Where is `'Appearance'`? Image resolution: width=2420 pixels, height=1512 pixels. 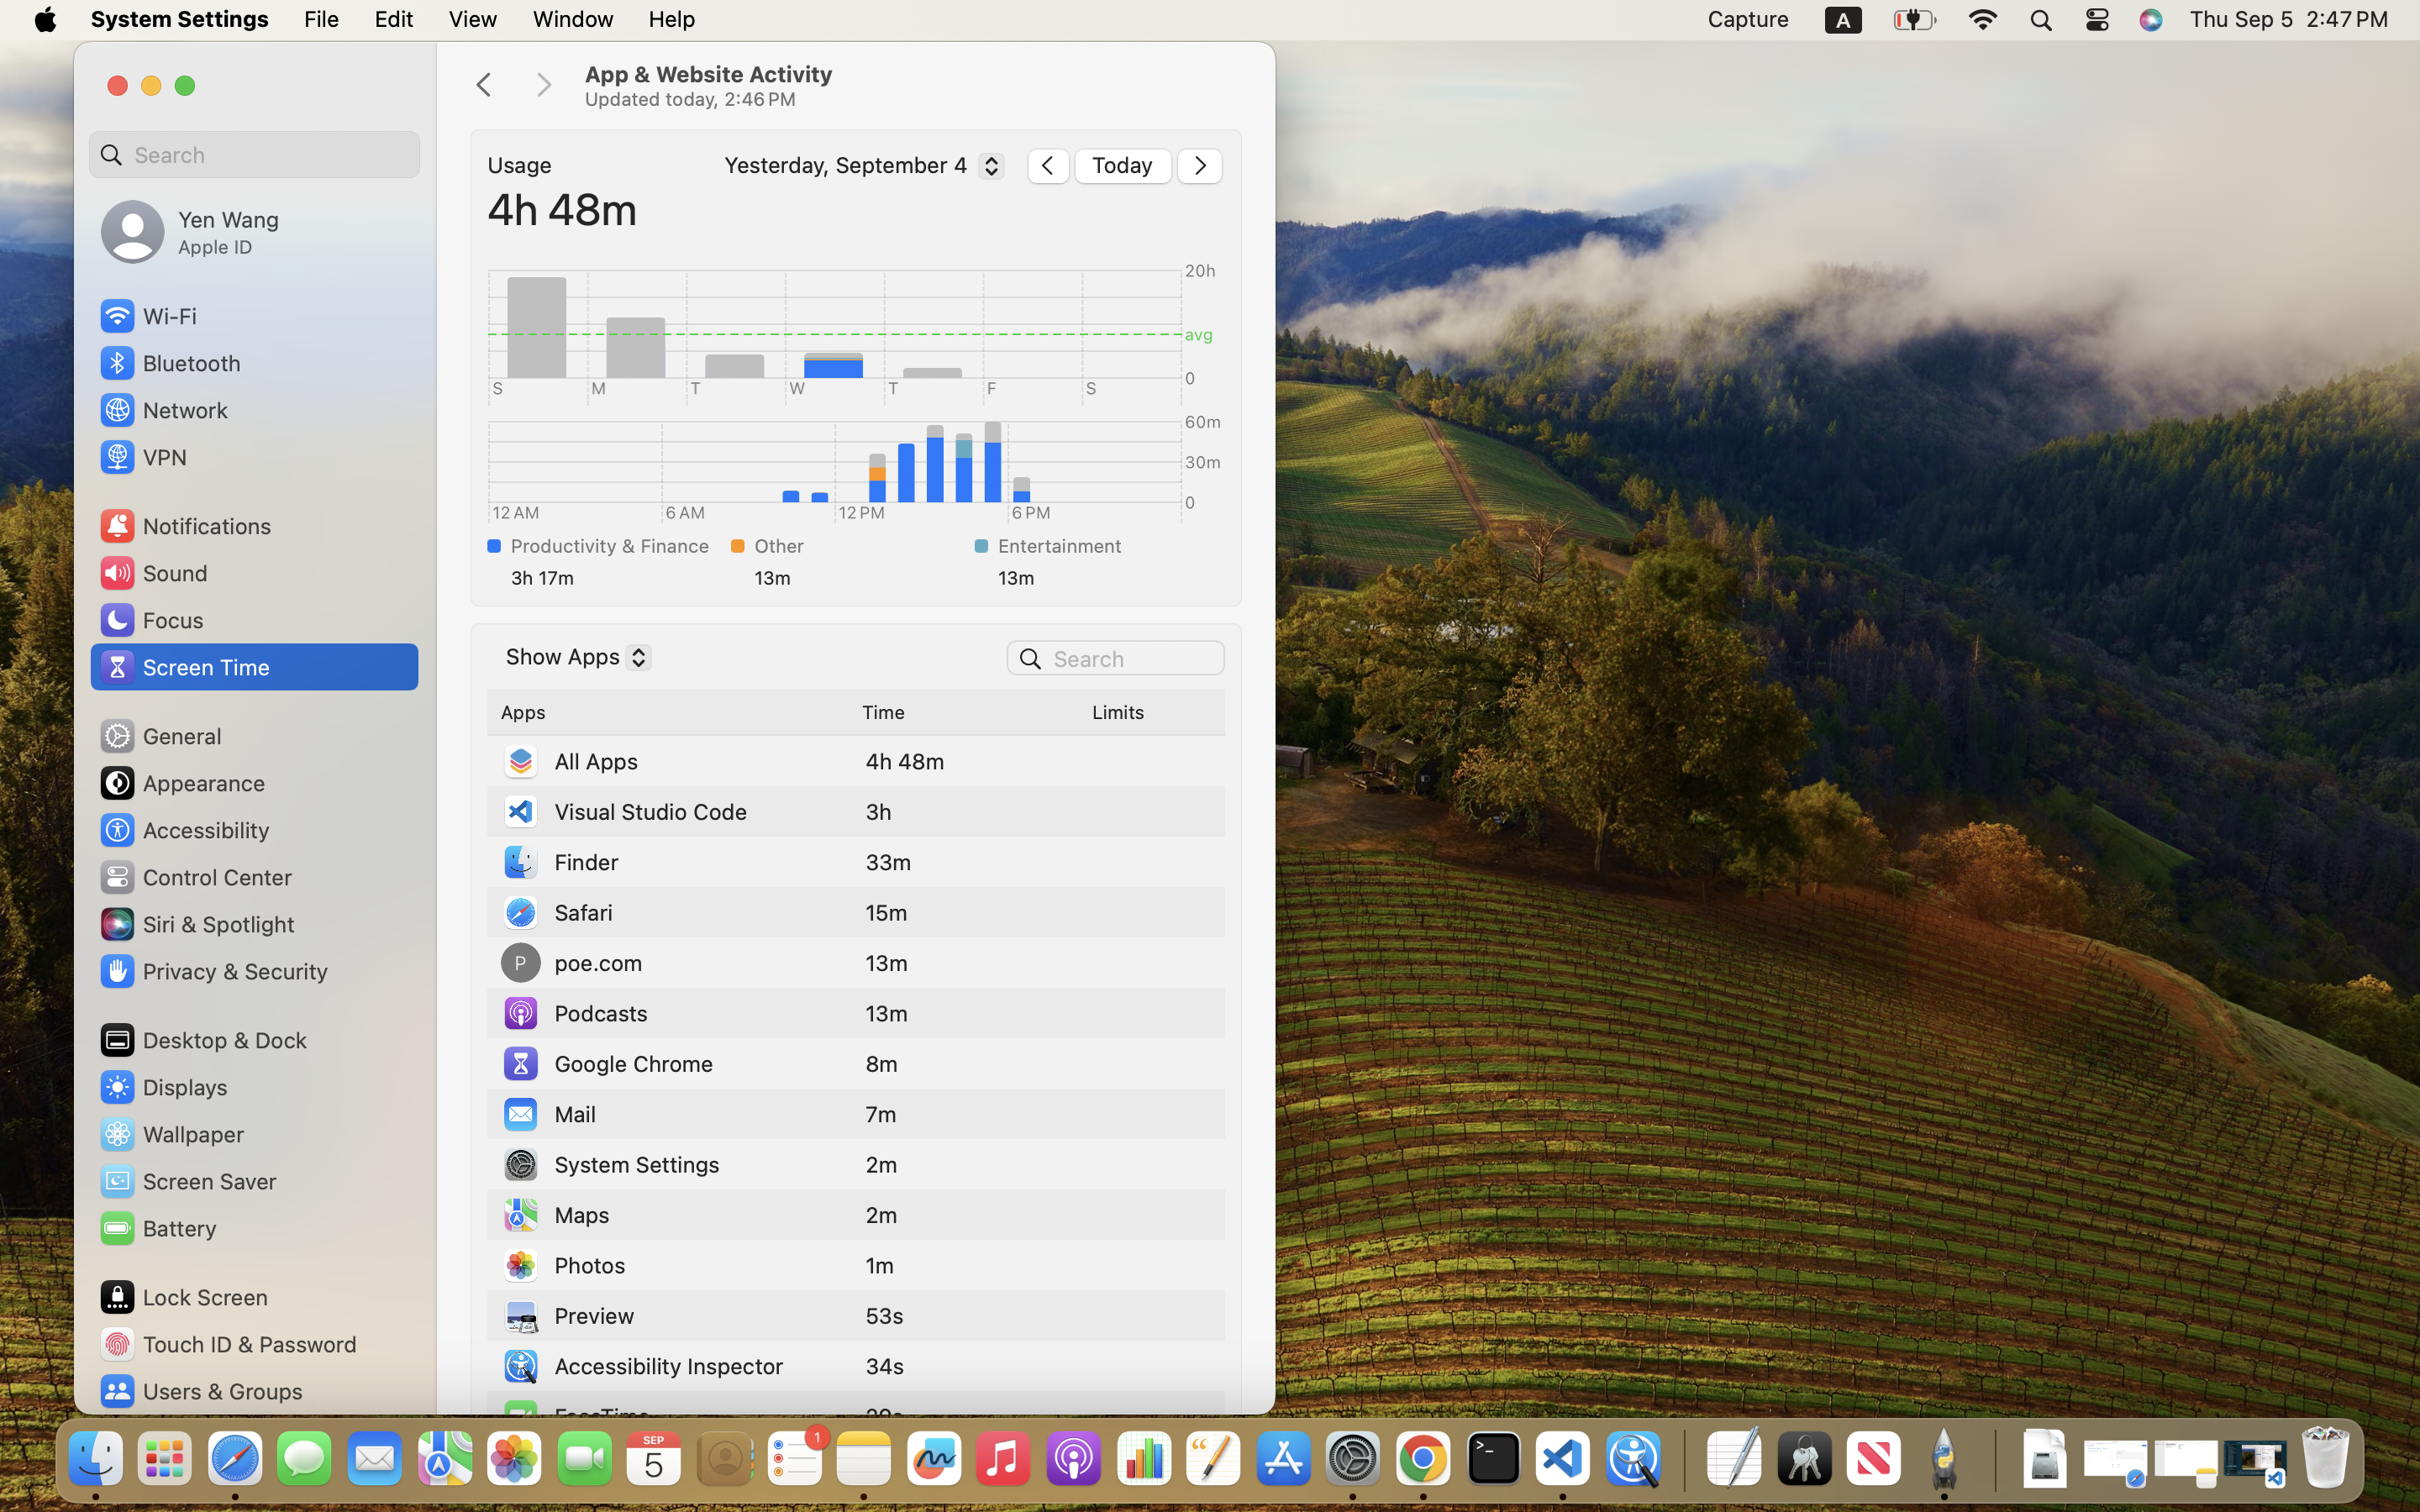 'Appearance' is located at coordinates (181, 782).